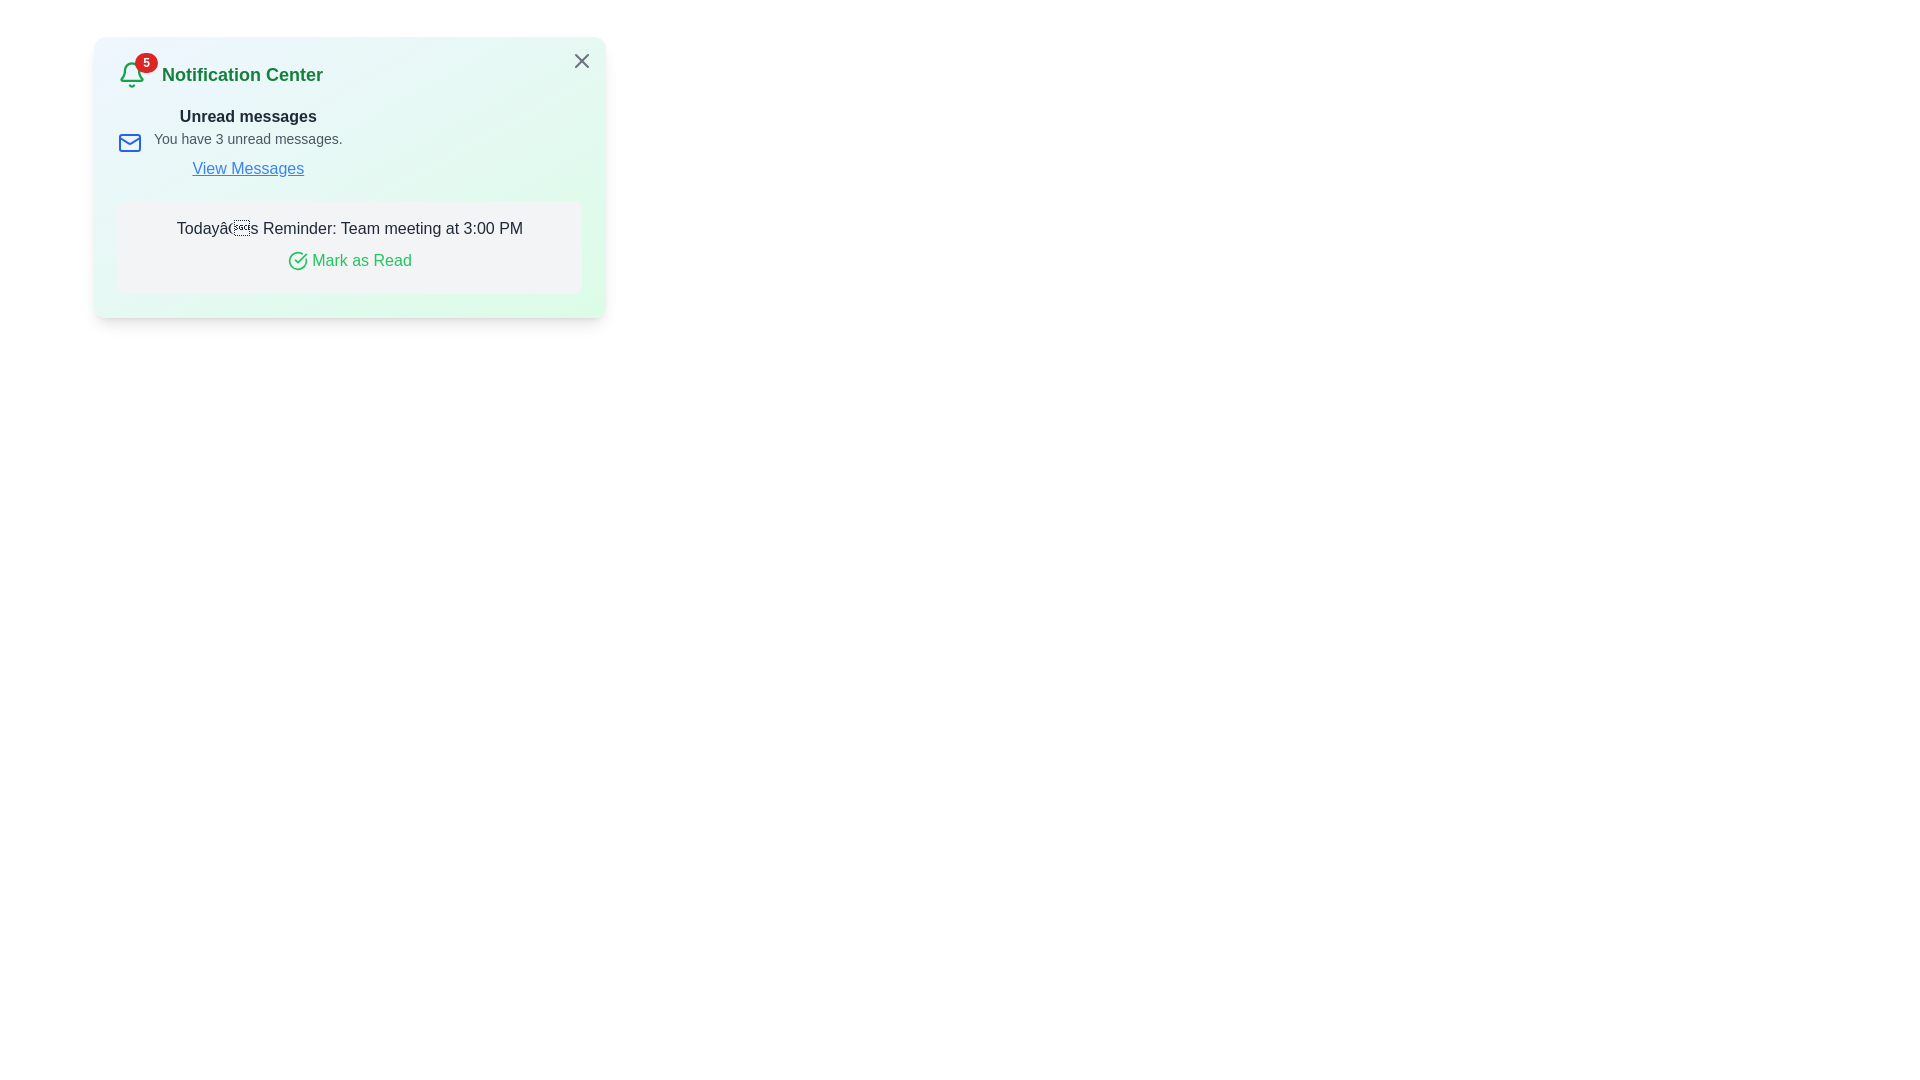 This screenshot has width=1920, height=1080. Describe the element at coordinates (247, 137) in the screenshot. I see `text label that displays 'You have 3 unread messages.' which is located below the 'Unread messages' label in the notification panel` at that location.